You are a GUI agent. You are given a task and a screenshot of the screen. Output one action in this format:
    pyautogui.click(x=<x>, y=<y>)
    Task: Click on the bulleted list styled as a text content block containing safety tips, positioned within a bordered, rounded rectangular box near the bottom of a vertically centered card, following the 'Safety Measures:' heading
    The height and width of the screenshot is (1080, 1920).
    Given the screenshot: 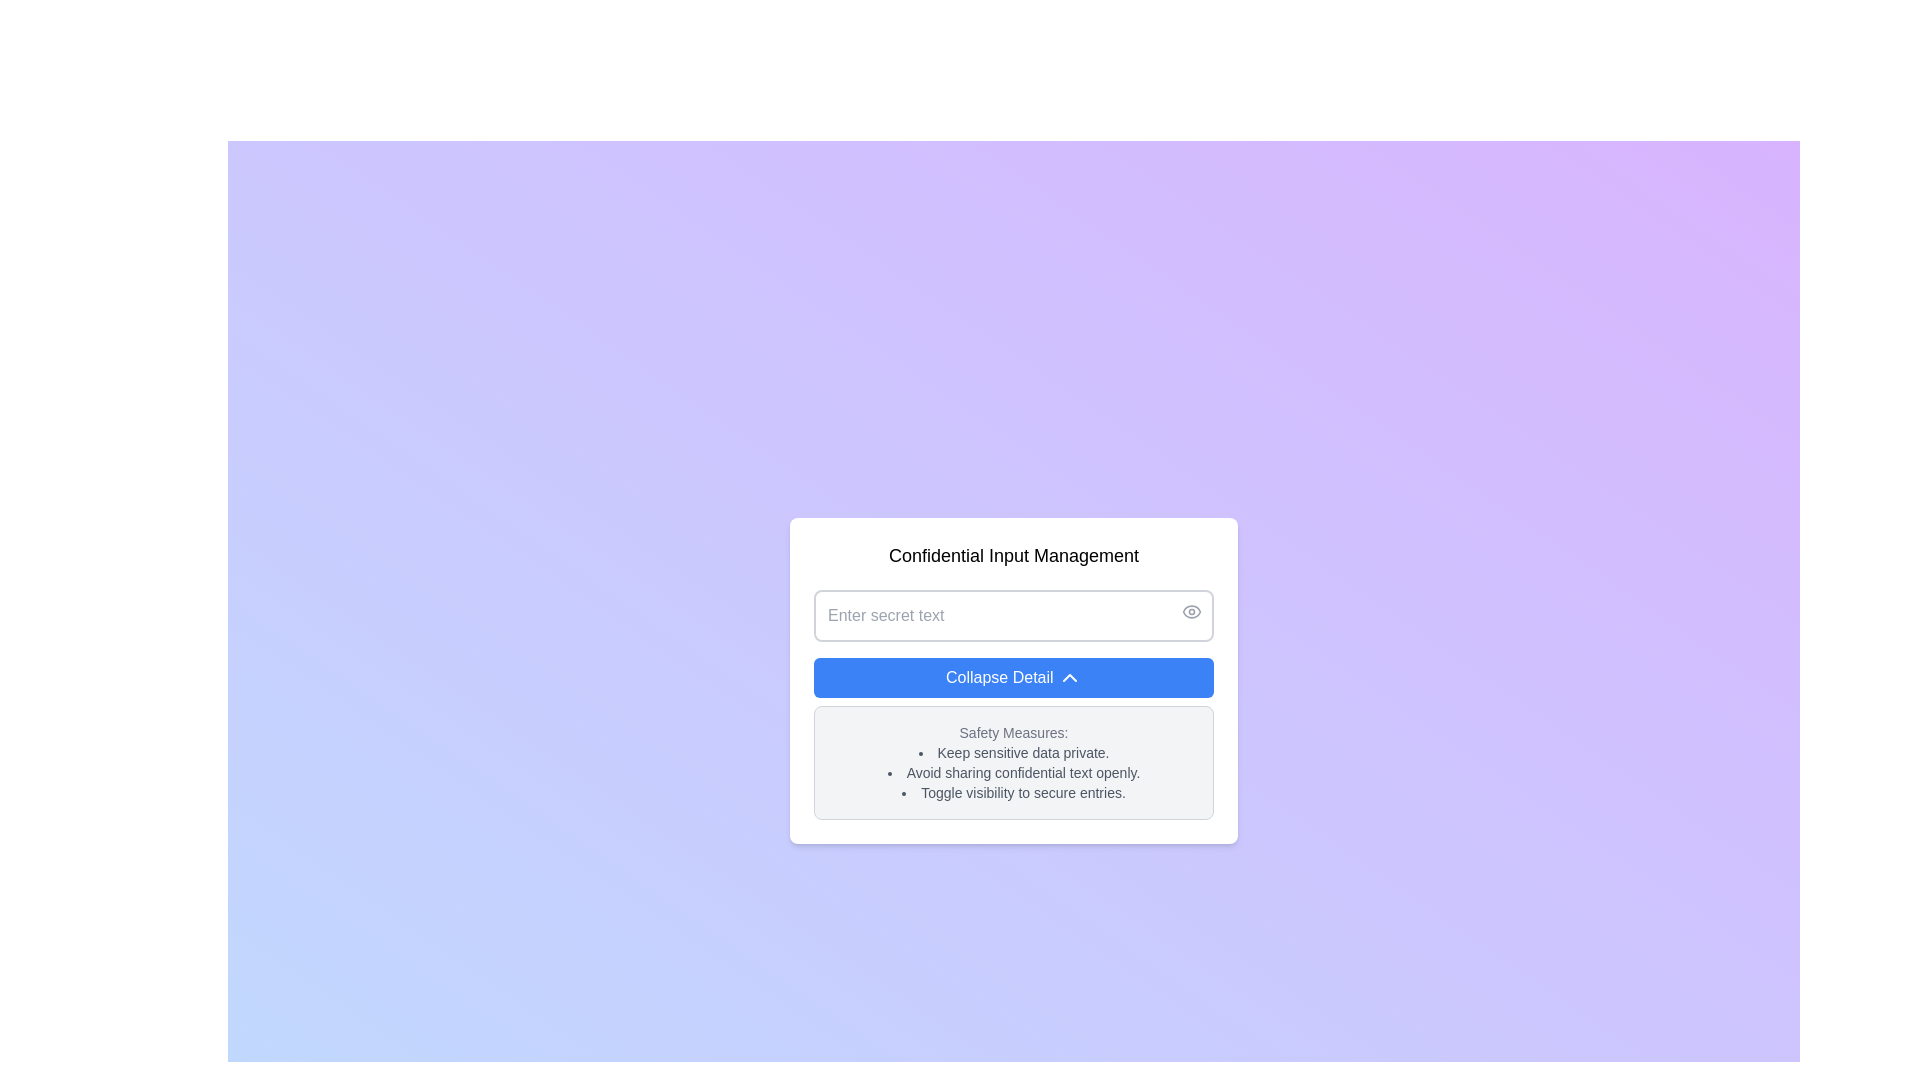 What is the action you would take?
    pyautogui.click(x=1013, y=771)
    